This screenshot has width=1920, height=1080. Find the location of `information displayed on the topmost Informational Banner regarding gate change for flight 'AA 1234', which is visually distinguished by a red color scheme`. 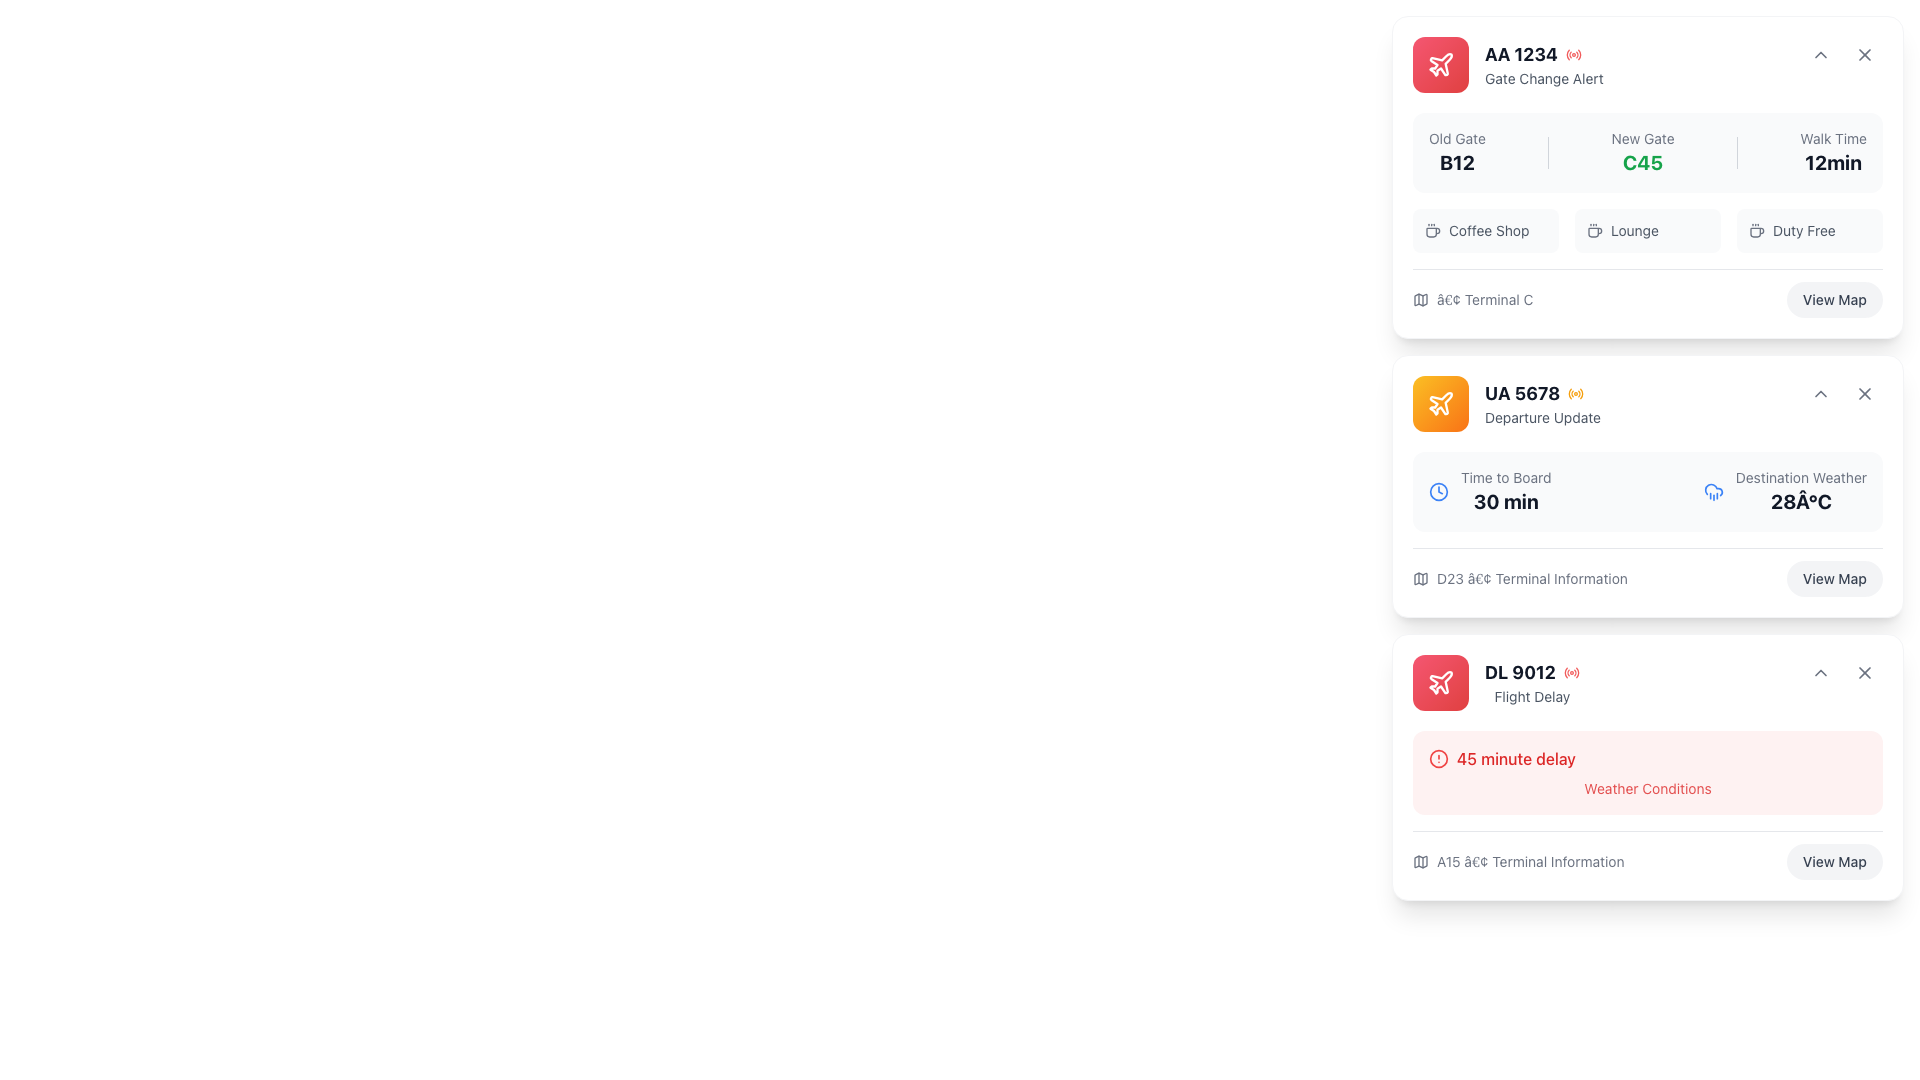

information displayed on the topmost Informational Banner regarding gate change for flight 'AA 1234', which is visually distinguished by a red color scheme is located at coordinates (1508, 64).